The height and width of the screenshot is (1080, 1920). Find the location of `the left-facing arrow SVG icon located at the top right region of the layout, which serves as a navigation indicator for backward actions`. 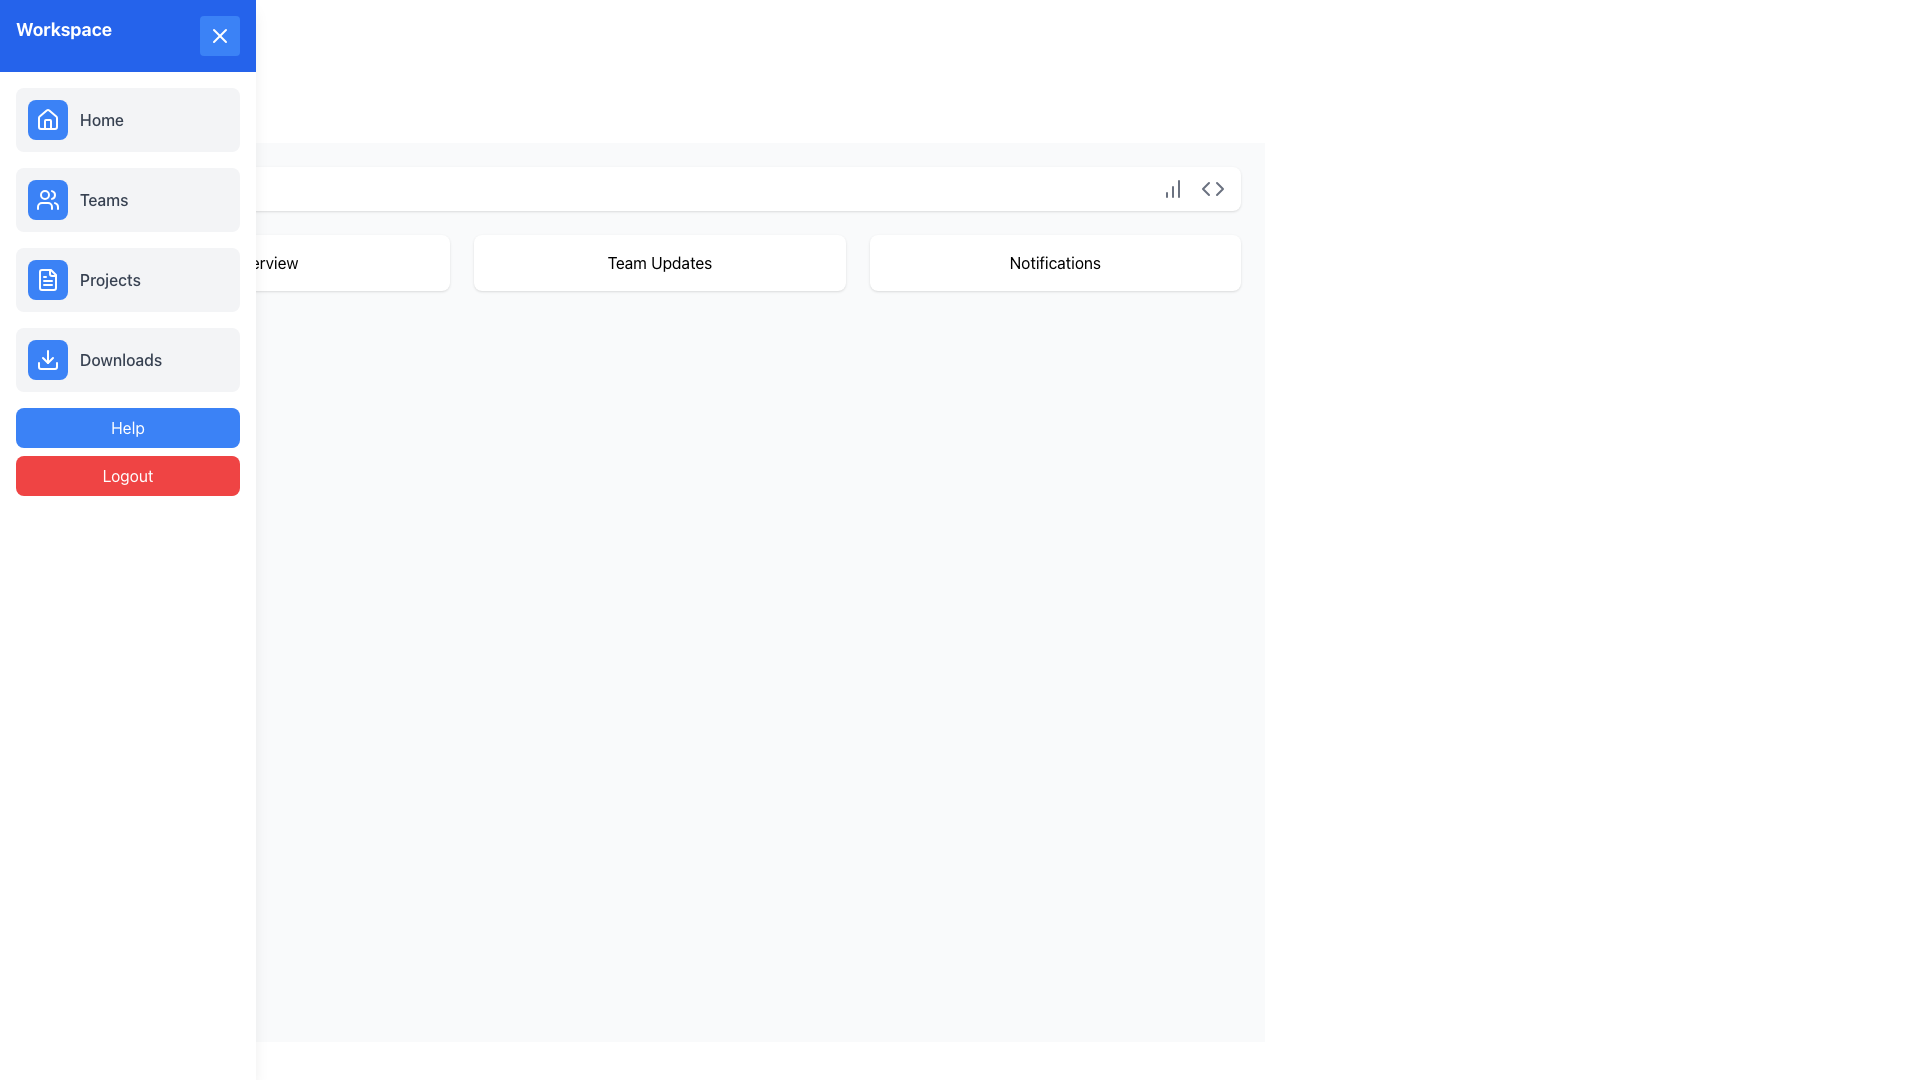

the left-facing arrow SVG icon located at the top right region of the layout, which serves as a navigation indicator for backward actions is located at coordinates (1204, 189).